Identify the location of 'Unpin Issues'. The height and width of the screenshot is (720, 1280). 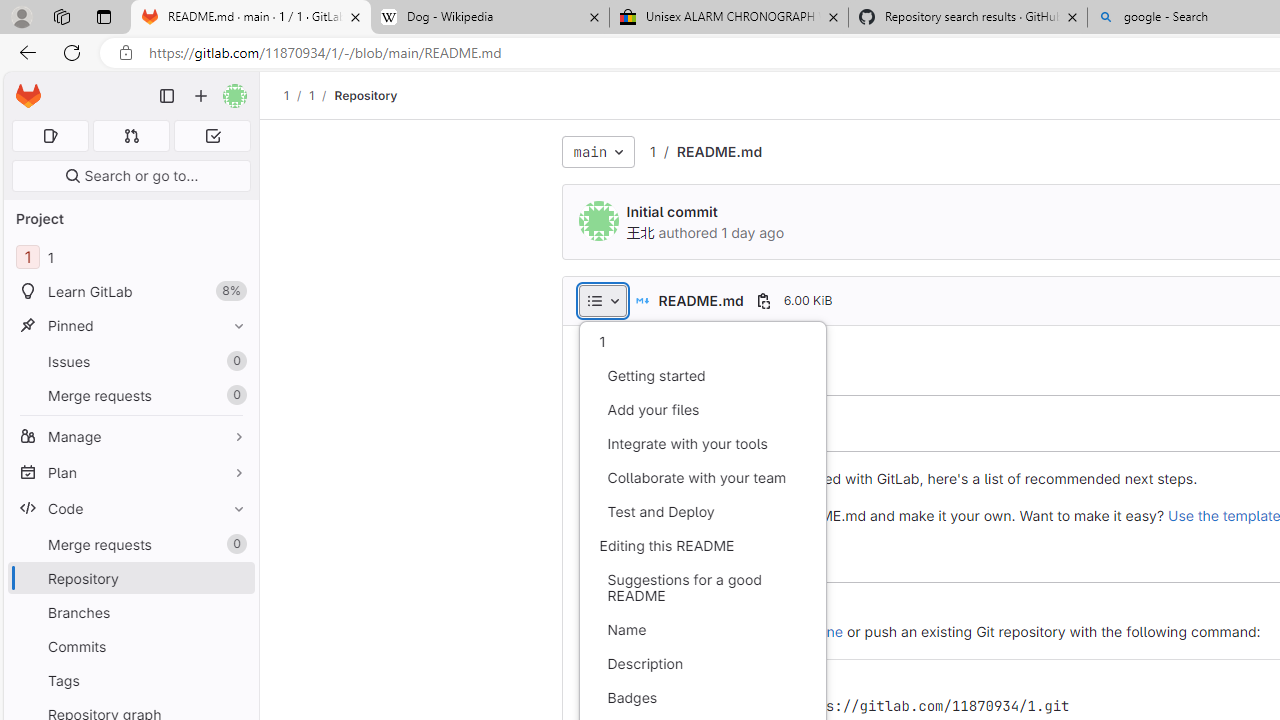
(234, 361).